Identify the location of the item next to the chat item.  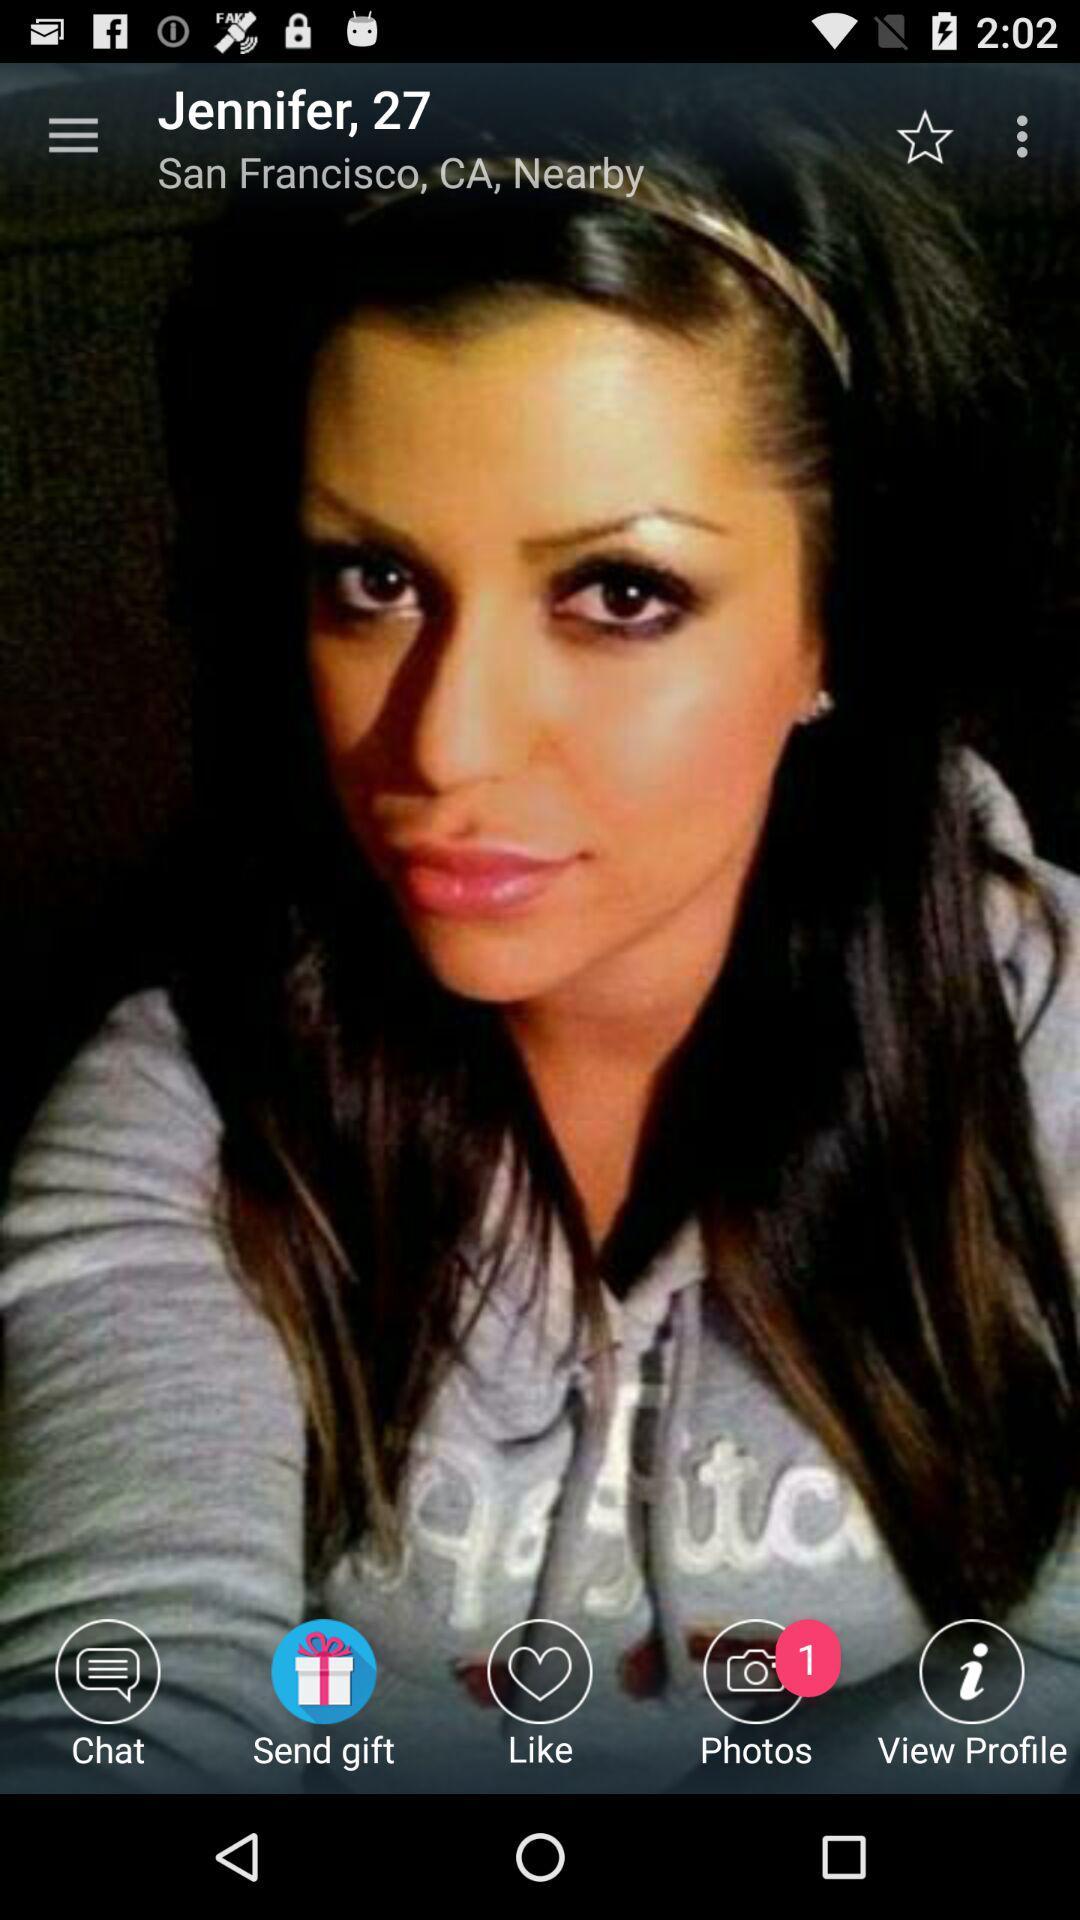
(323, 1705).